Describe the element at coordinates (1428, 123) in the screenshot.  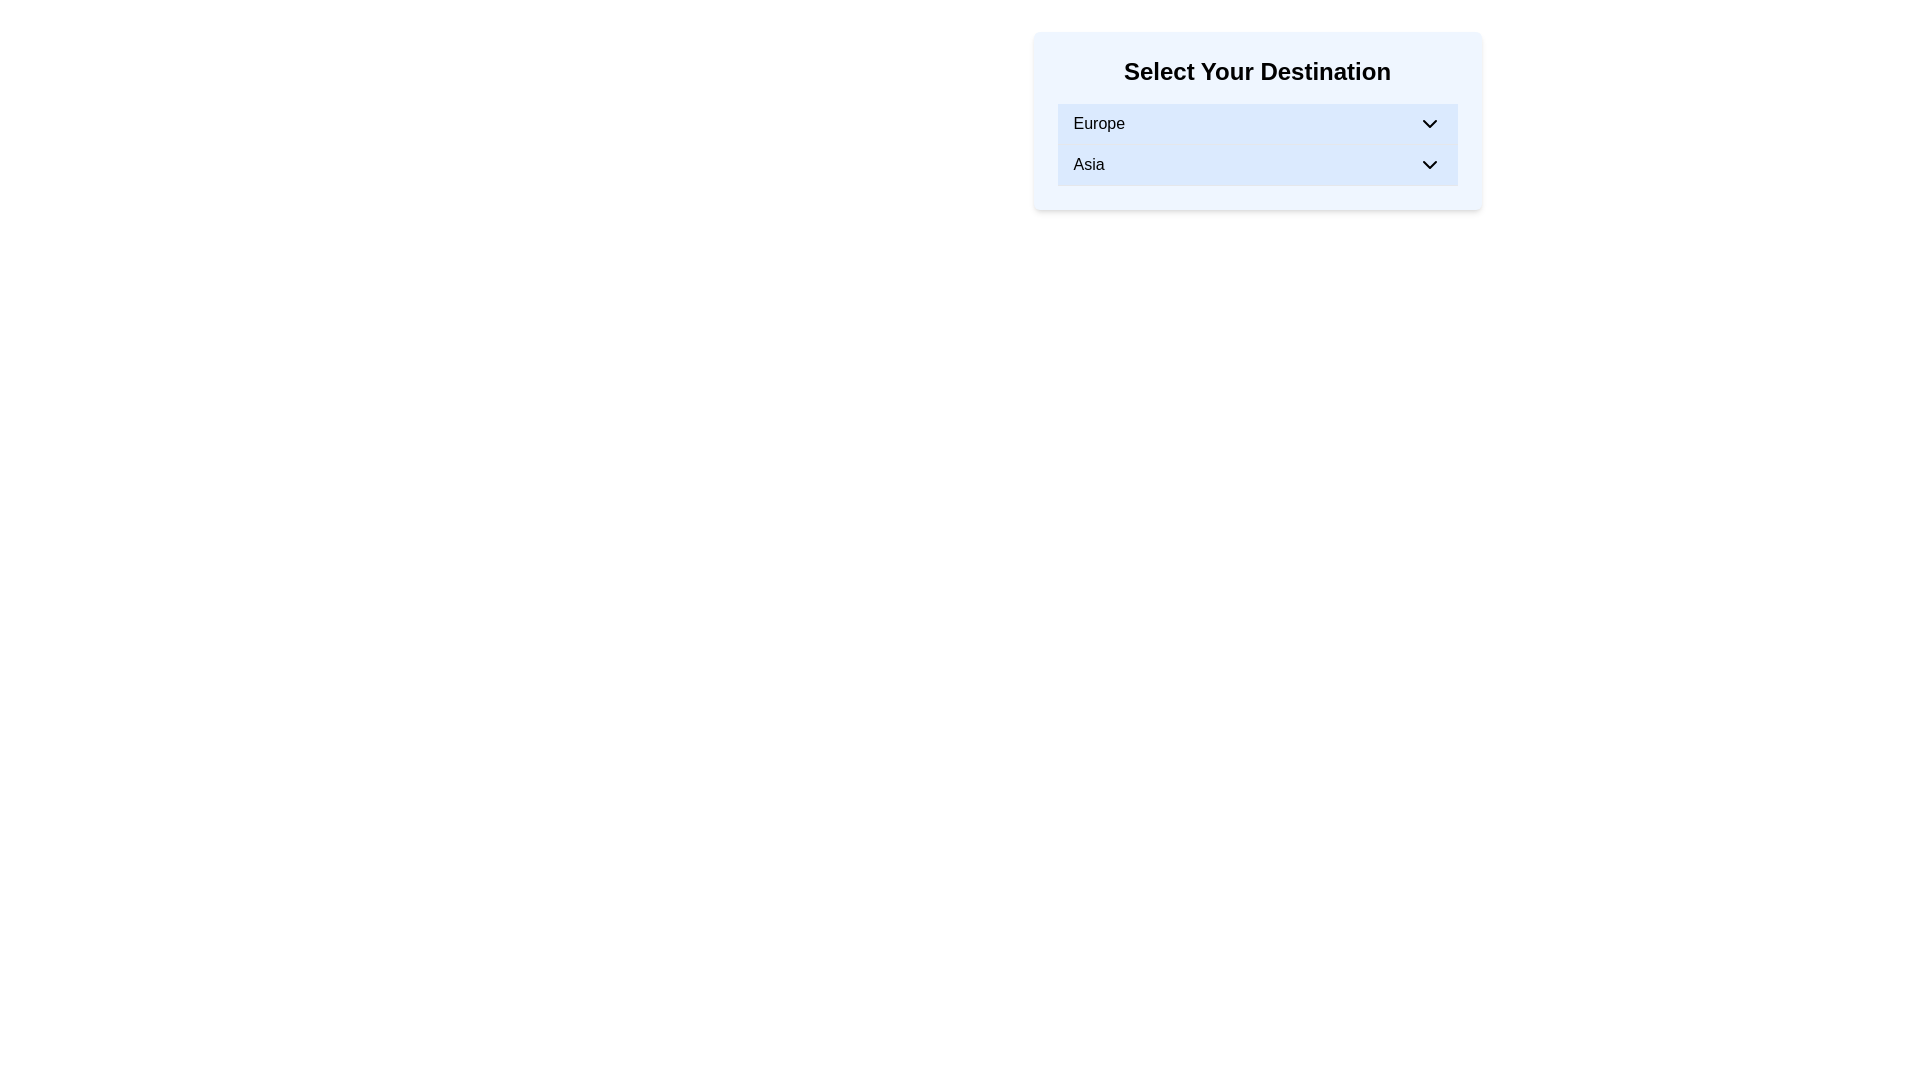
I see `the expand/collapse icon located to the right of the 'Europe' dropdown item in the 'Select Your Destination' dialog box` at that location.